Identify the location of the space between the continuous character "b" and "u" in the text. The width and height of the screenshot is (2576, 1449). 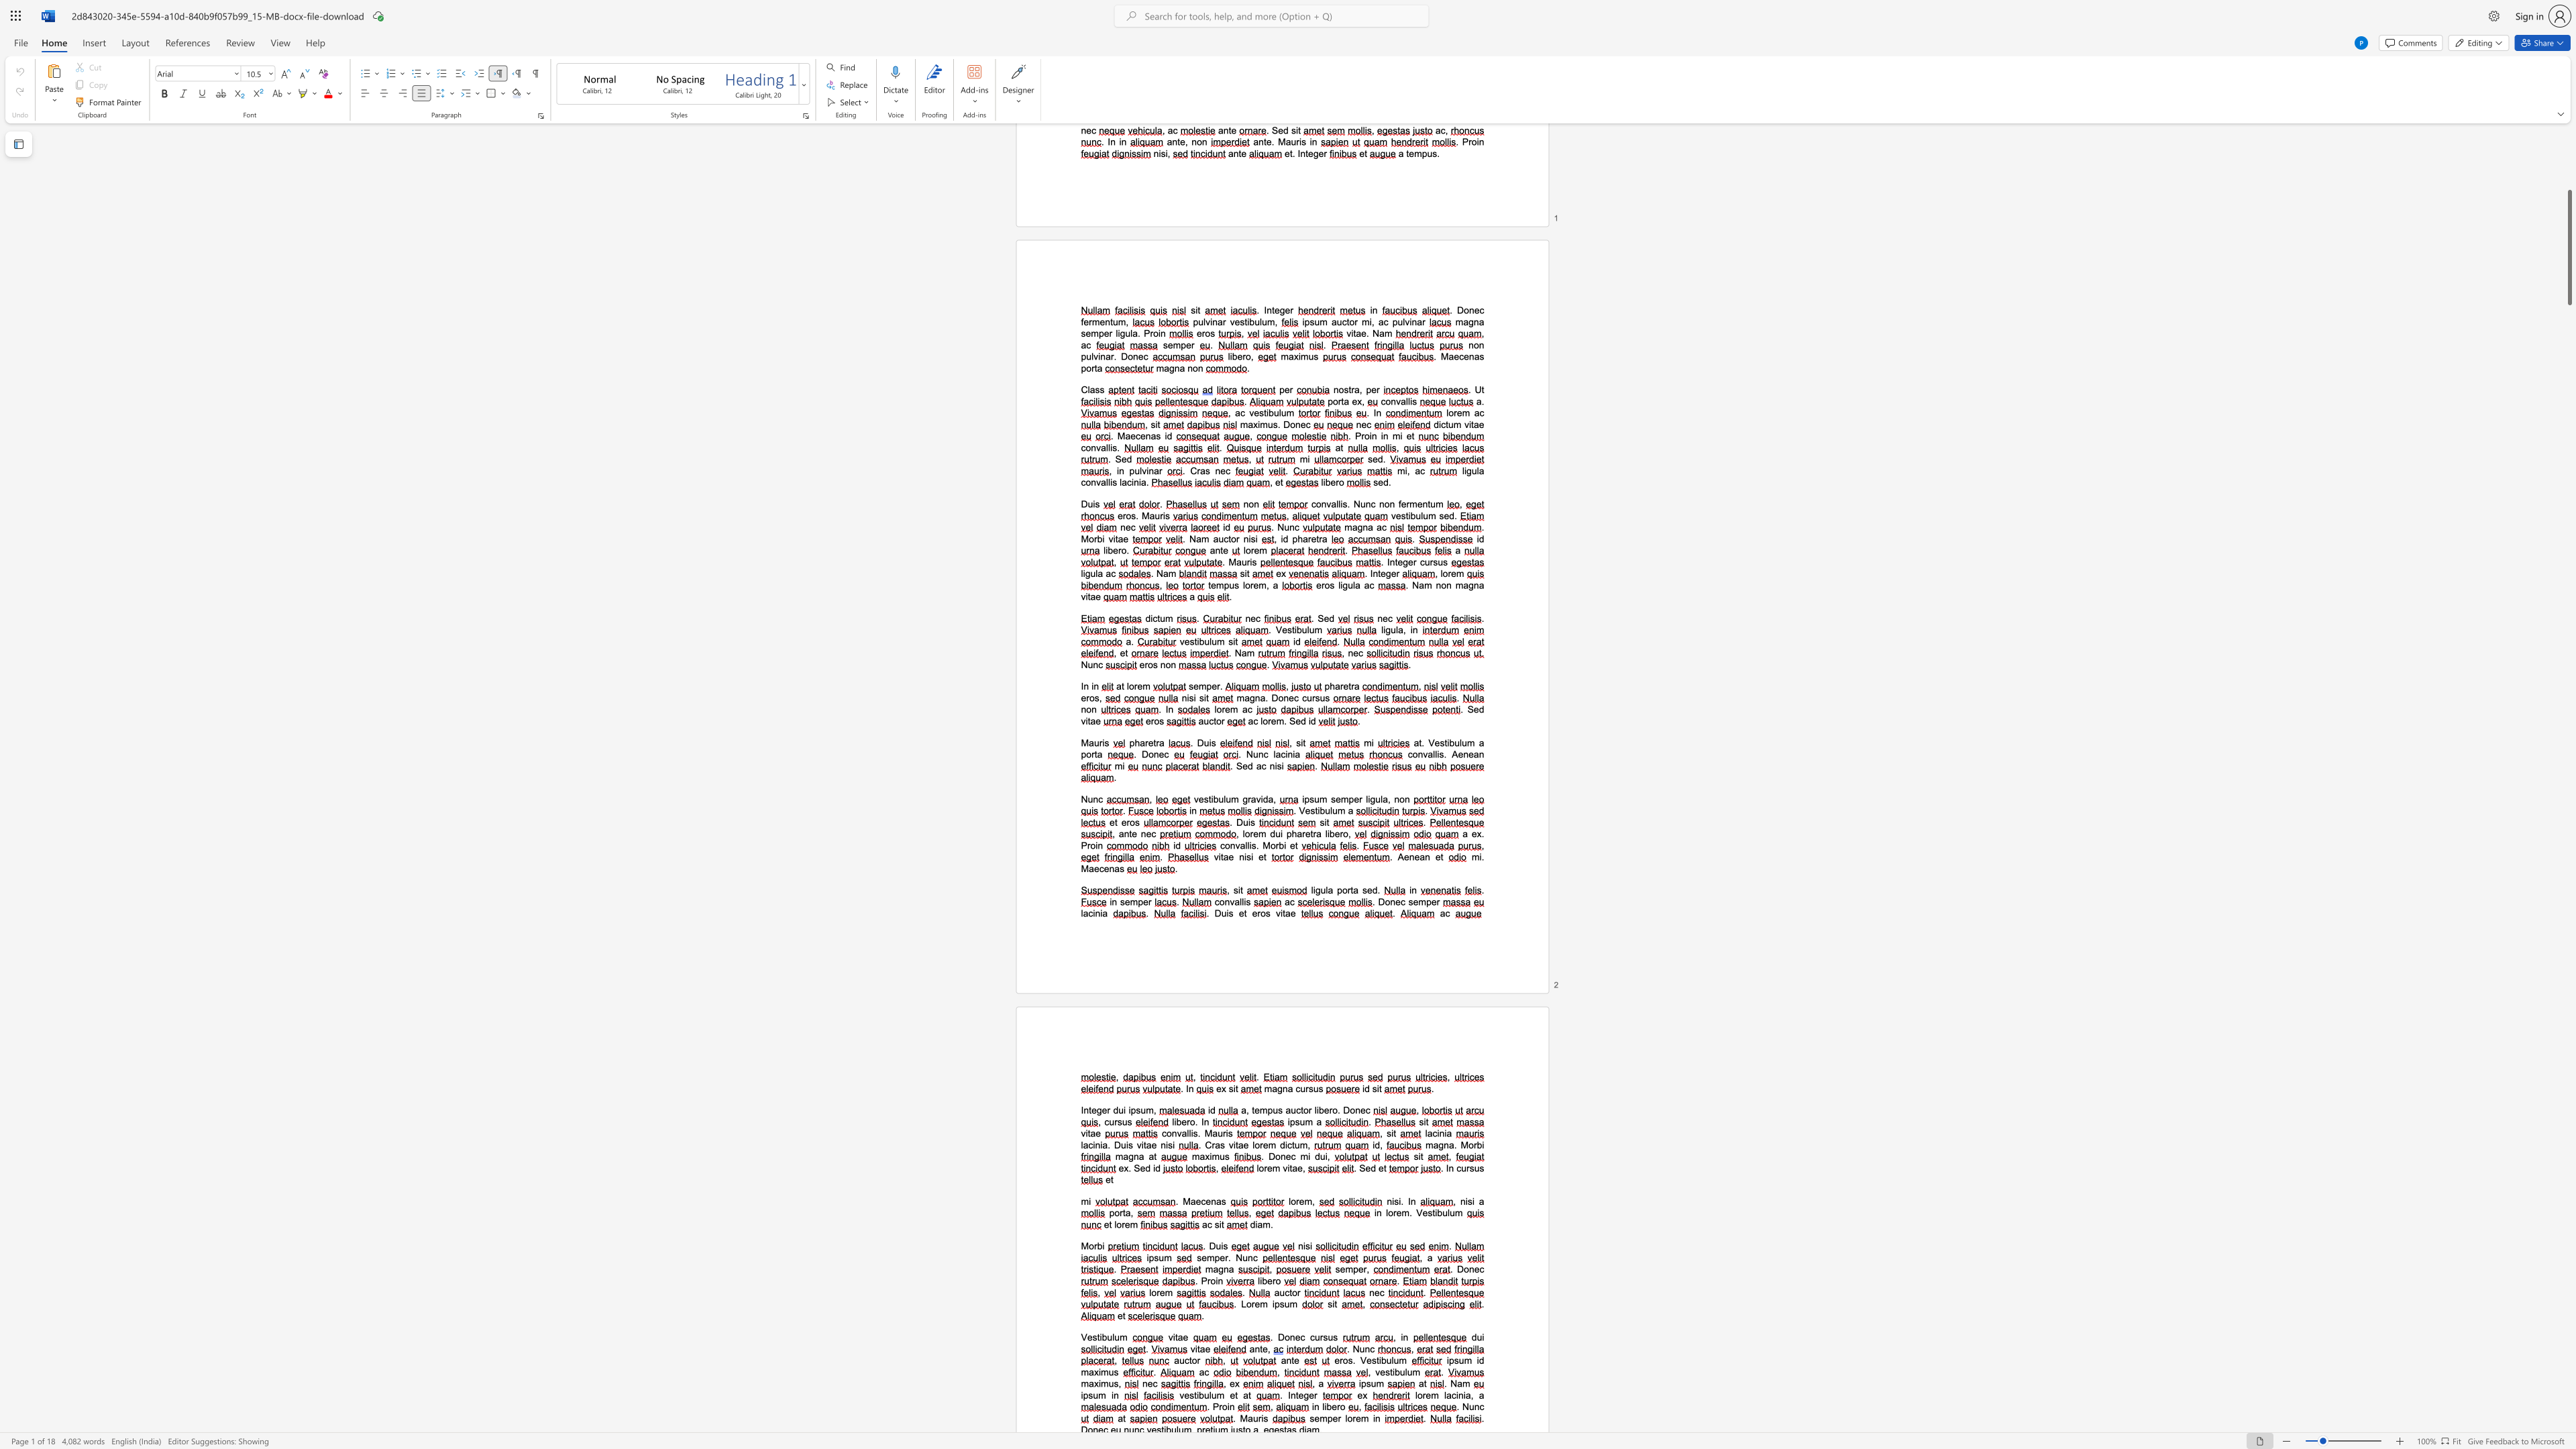
(1203, 1395).